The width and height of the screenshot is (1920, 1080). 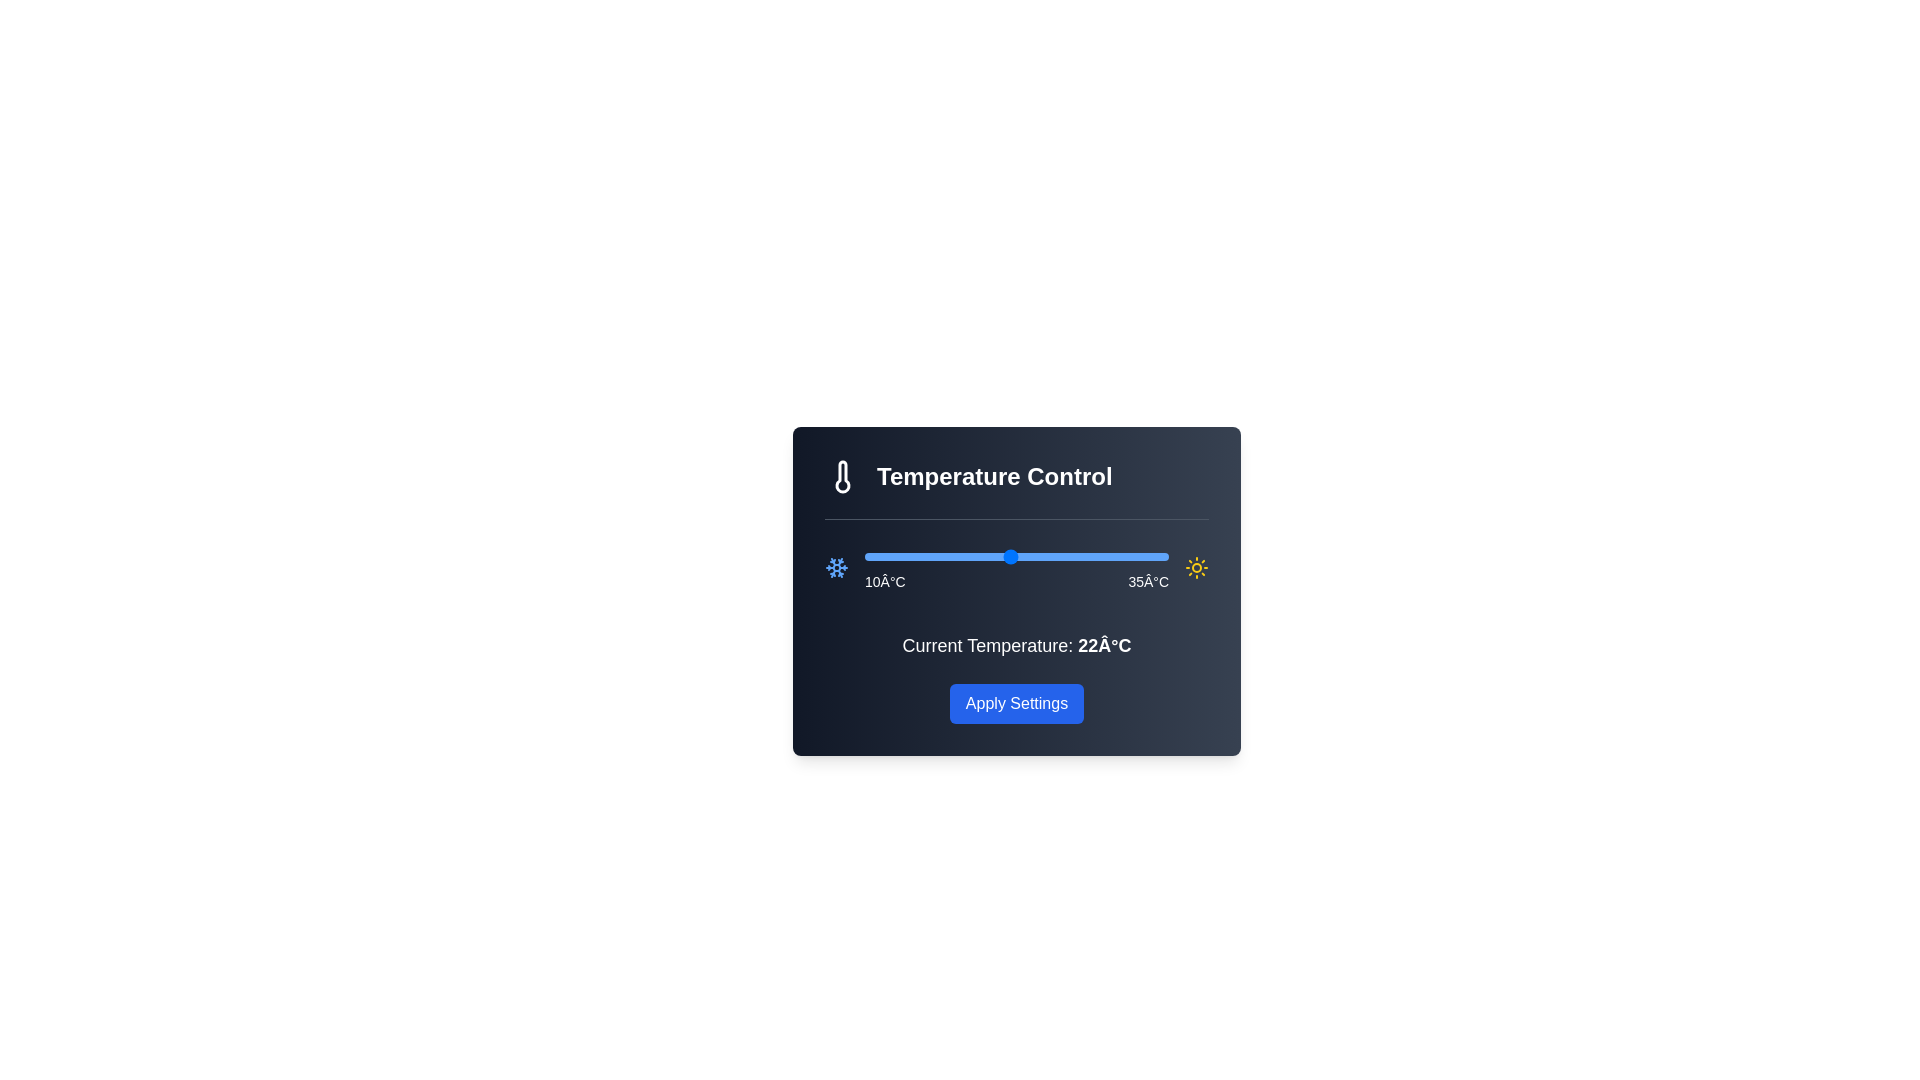 I want to click on the temperature slider to set it to 22°C, so click(x=1010, y=556).